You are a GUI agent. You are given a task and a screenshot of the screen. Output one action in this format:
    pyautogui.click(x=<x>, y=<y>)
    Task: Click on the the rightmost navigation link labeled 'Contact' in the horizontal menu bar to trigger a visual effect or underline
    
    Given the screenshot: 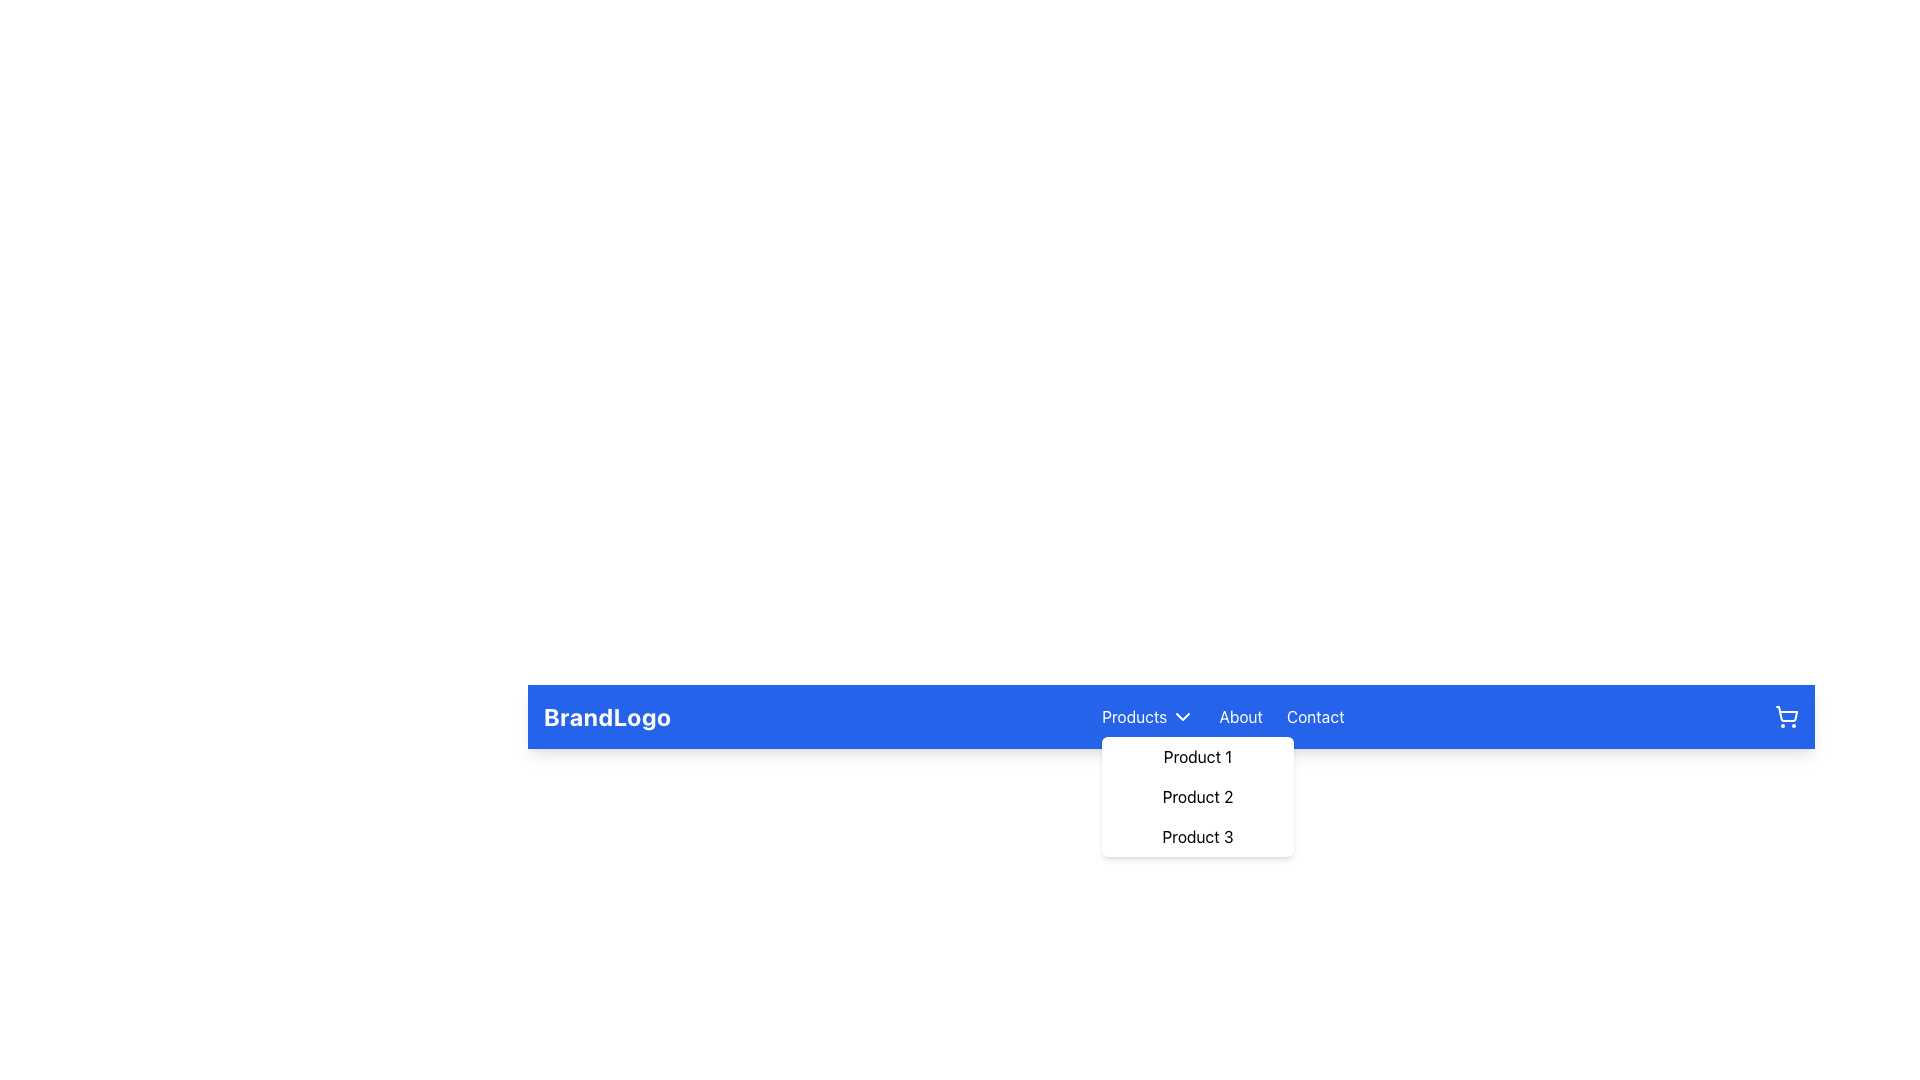 What is the action you would take?
    pyautogui.click(x=1315, y=716)
    